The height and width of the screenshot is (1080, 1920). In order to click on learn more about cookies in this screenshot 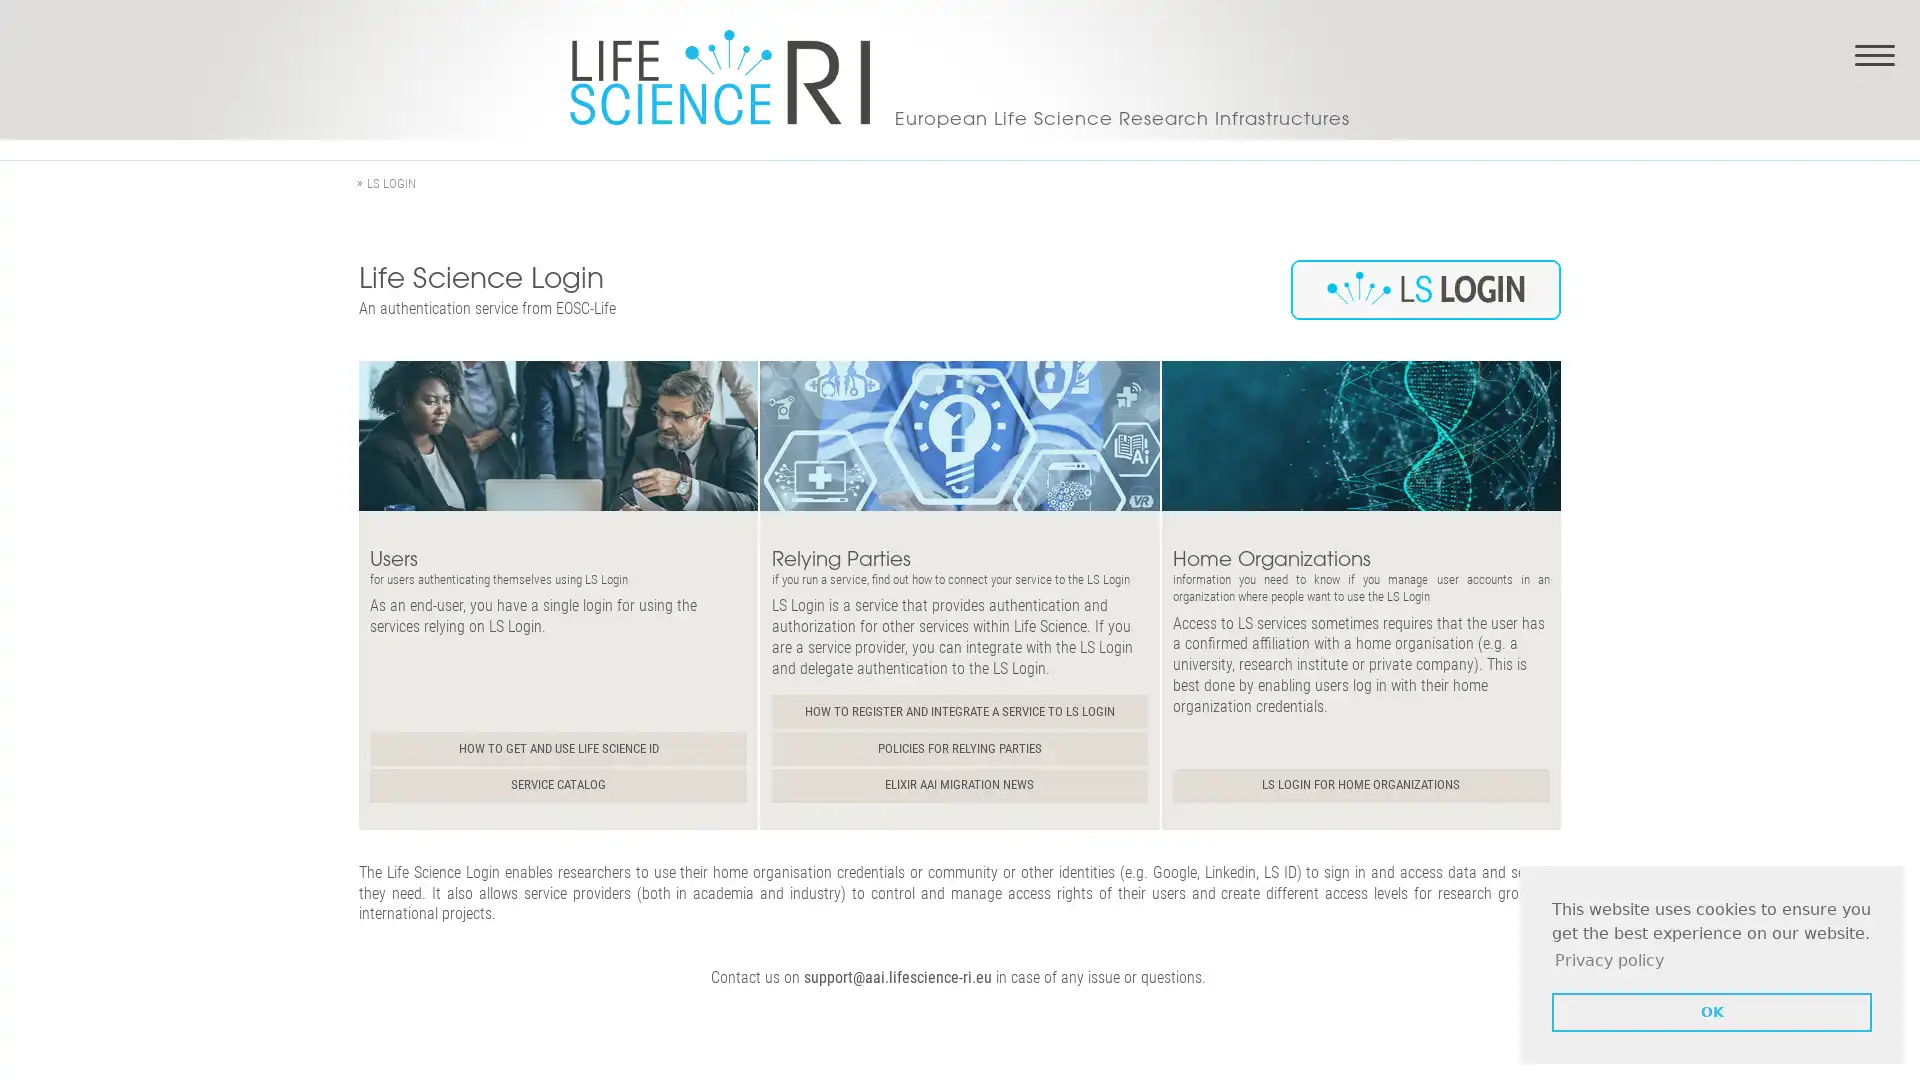, I will do `click(1609, 959)`.